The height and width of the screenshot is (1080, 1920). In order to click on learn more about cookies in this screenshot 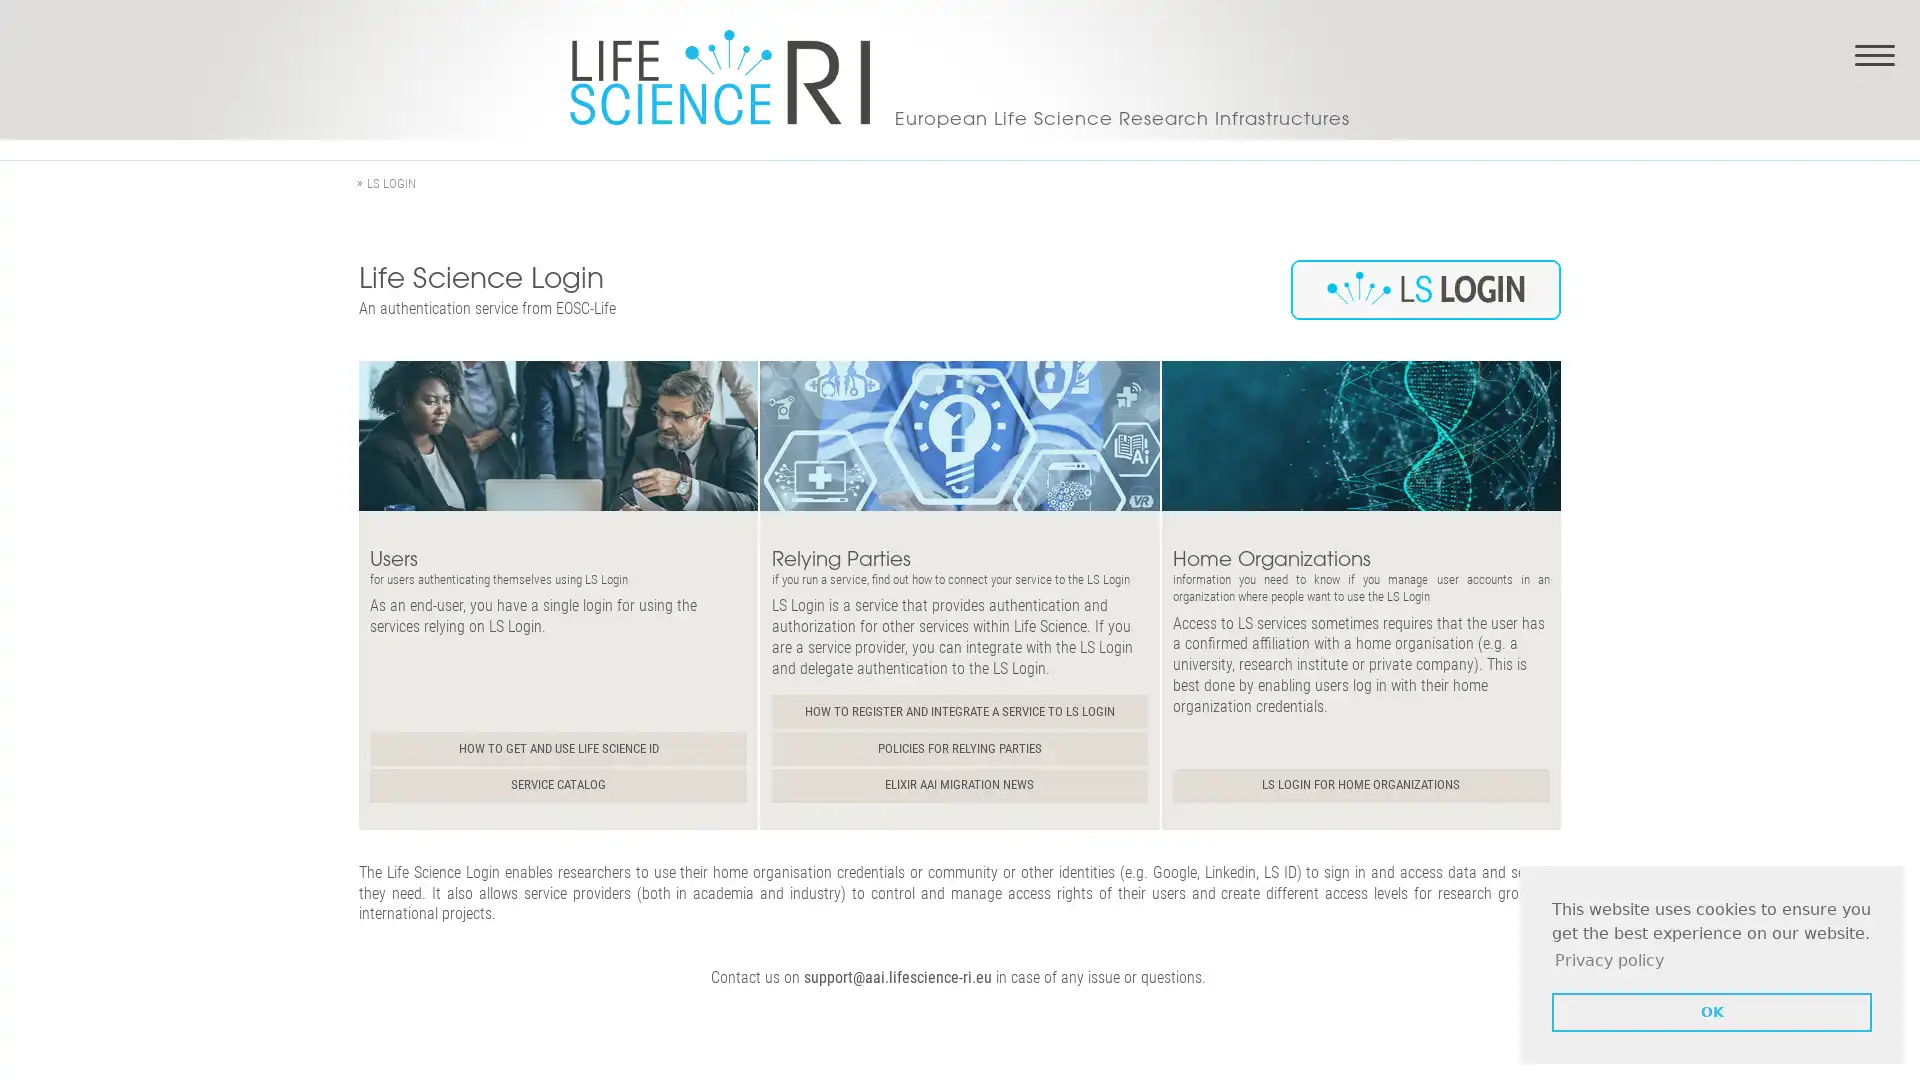, I will do `click(1609, 959)`.